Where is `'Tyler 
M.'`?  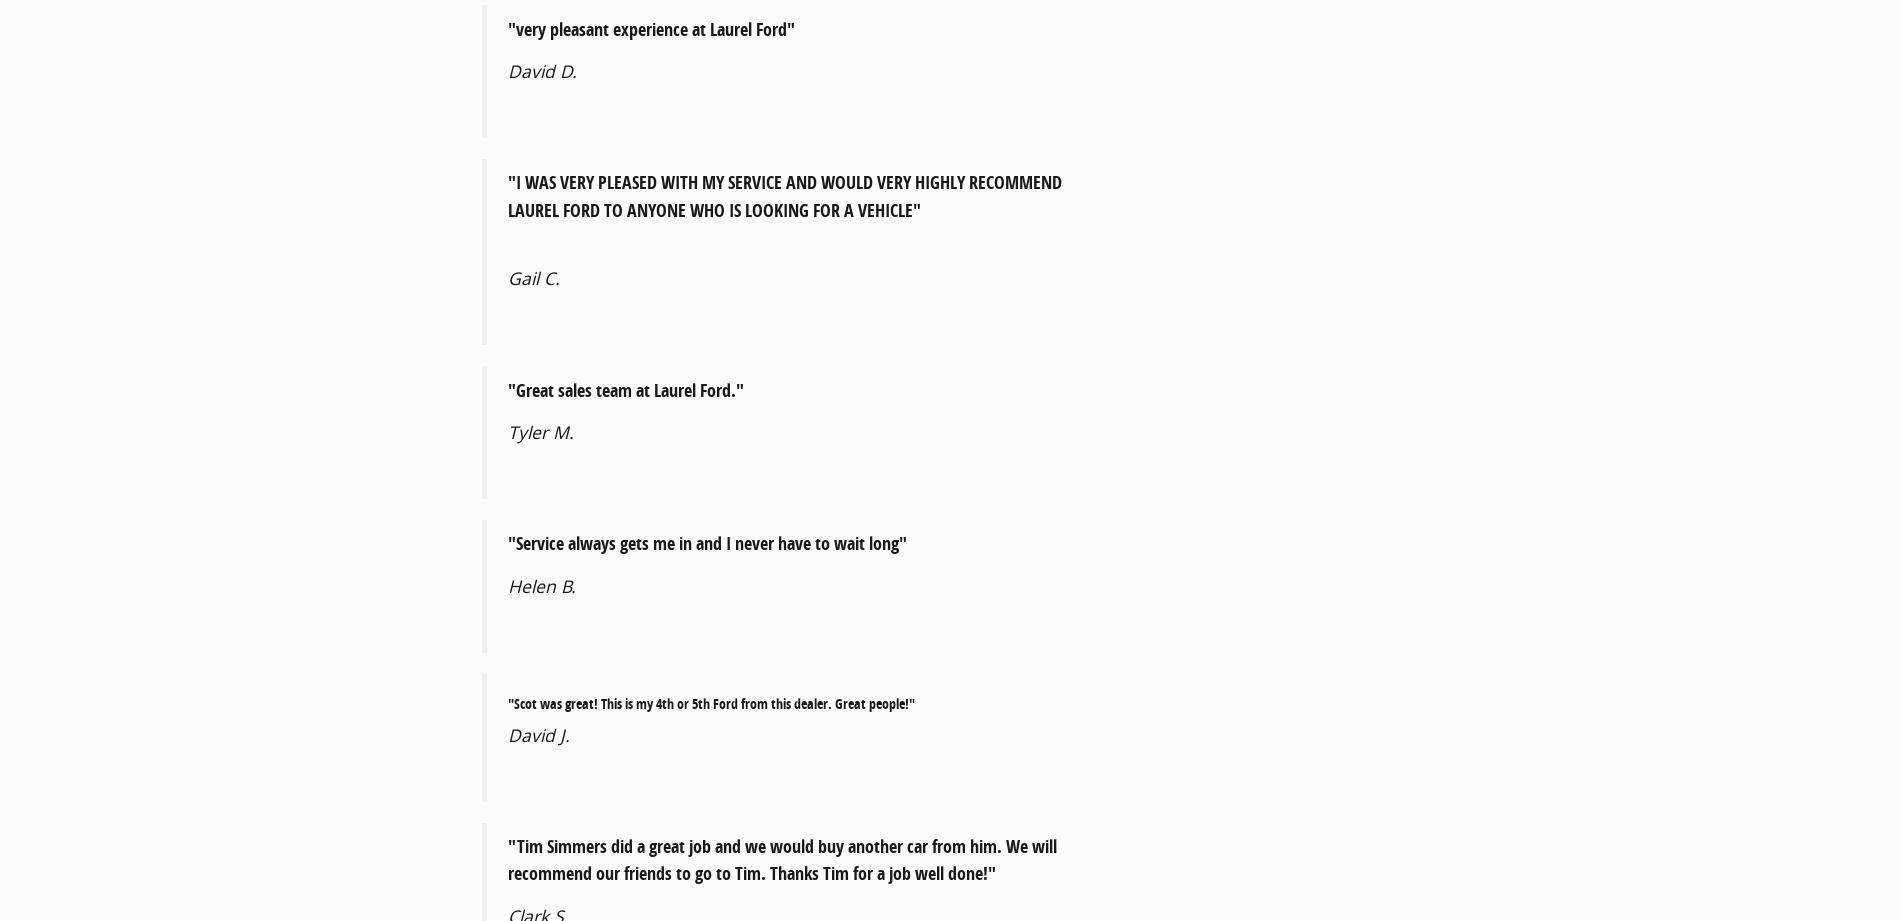
'Tyler 
M.' is located at coordinates (540, 431).